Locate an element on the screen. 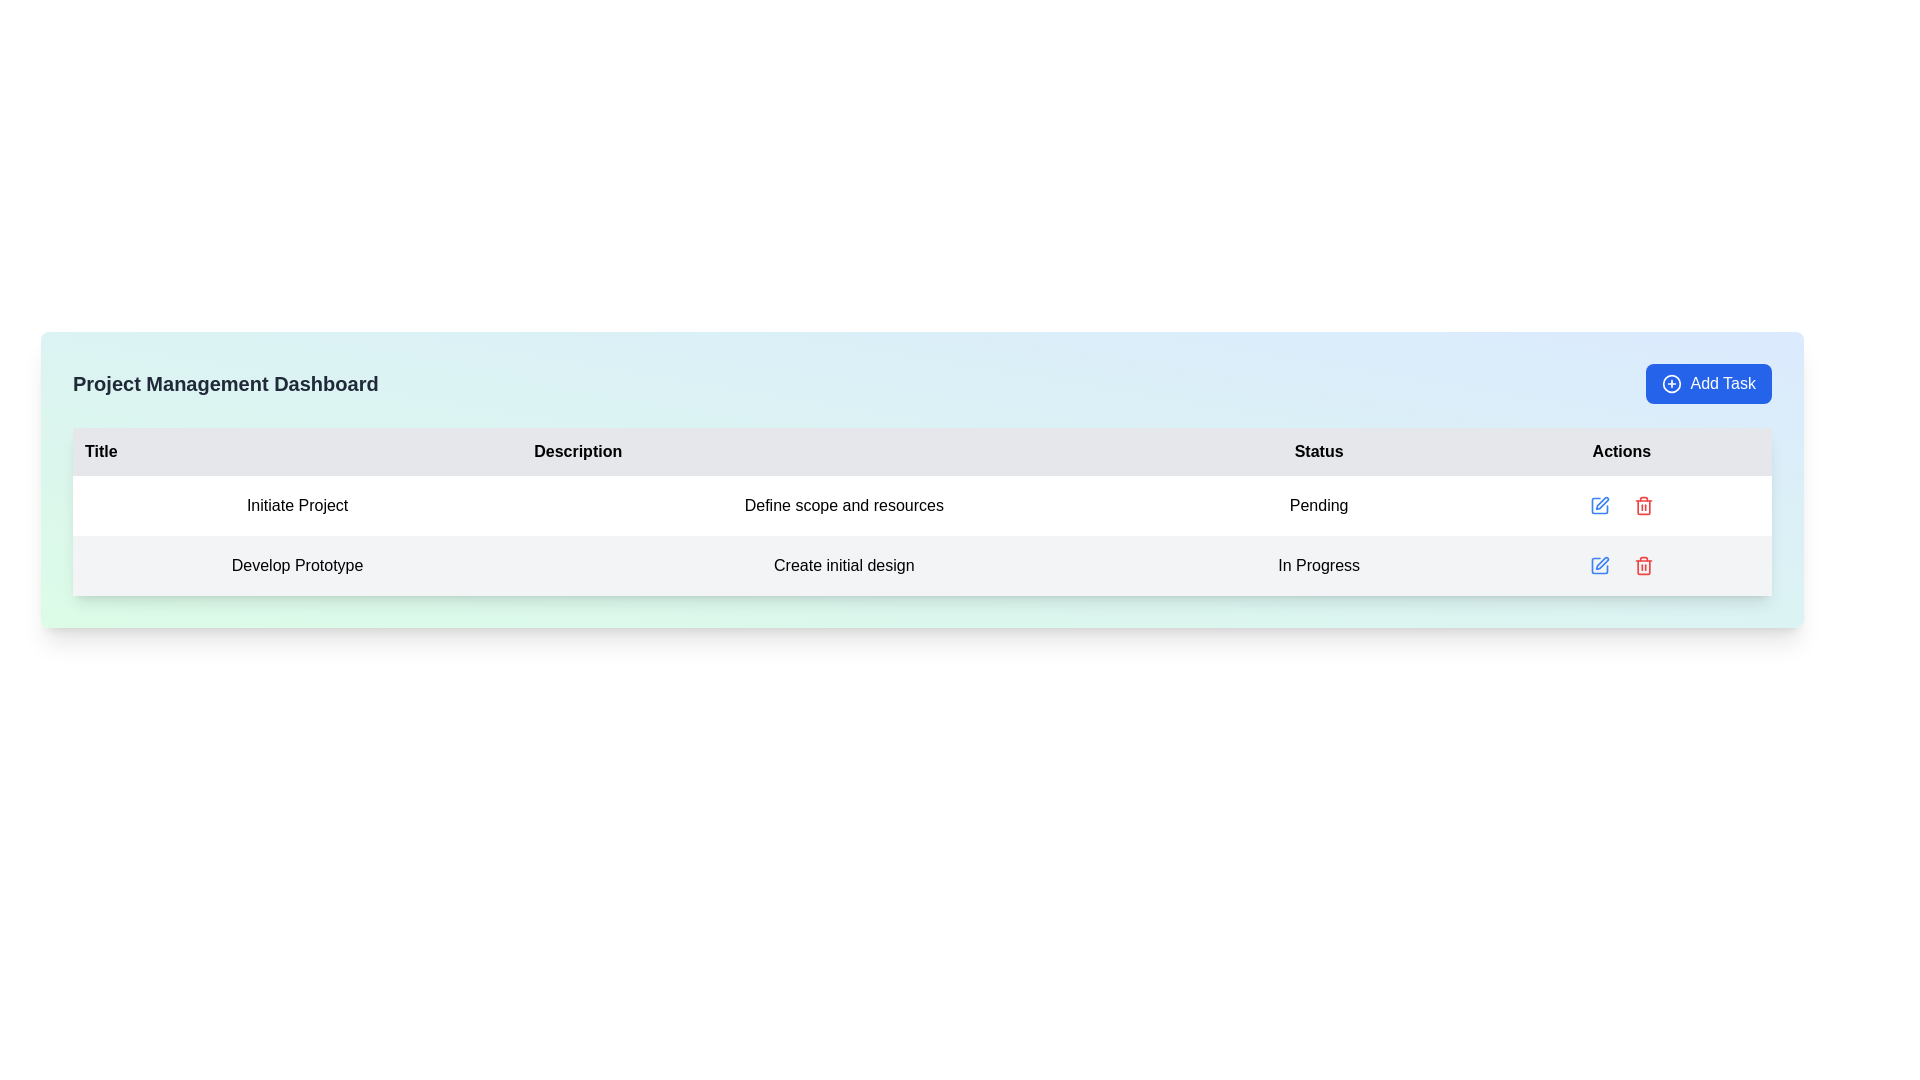 This screenshot has width=1920, height=1080. the circular icon within the 'Add Task' button located in the upper-right corner of the interface is located at coordinates (1672, 384).